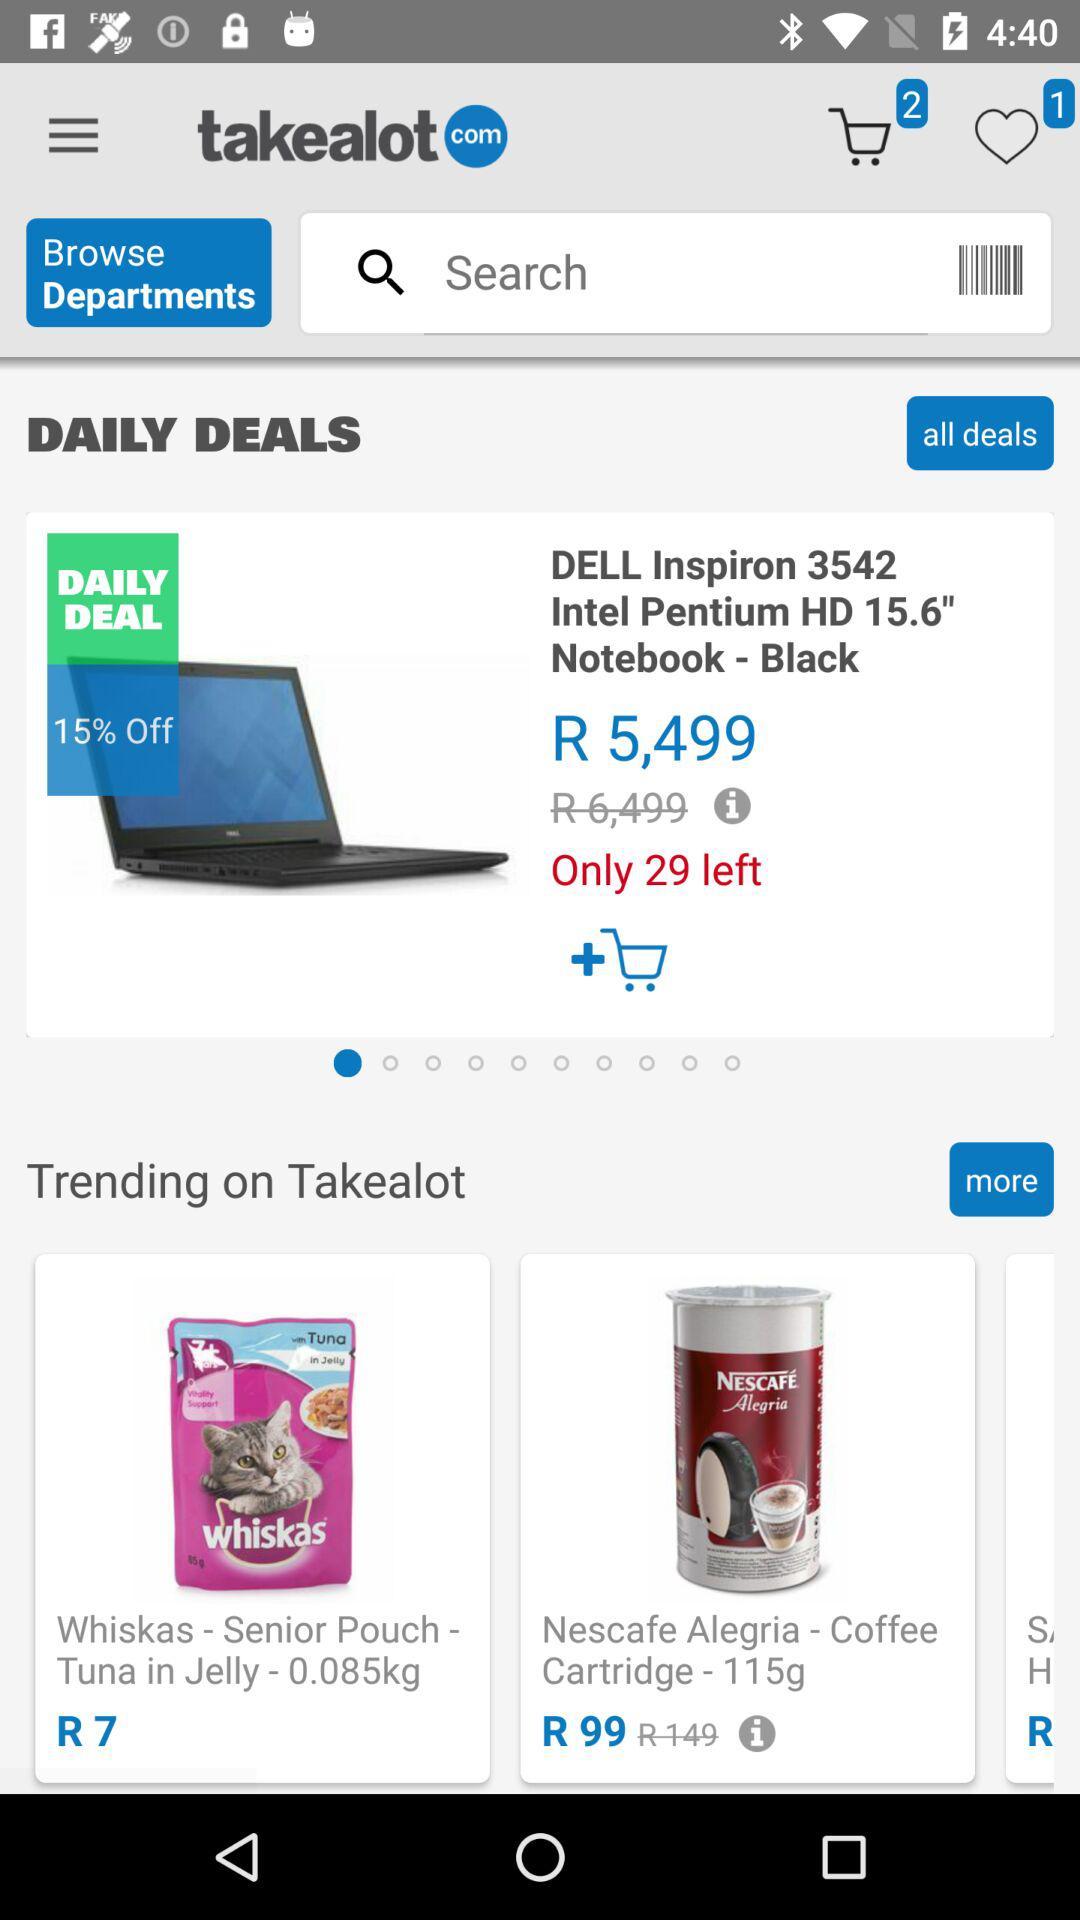  Describe the element at coordinates (675, 270) in the screenshot. I see `search appliances` at that location.